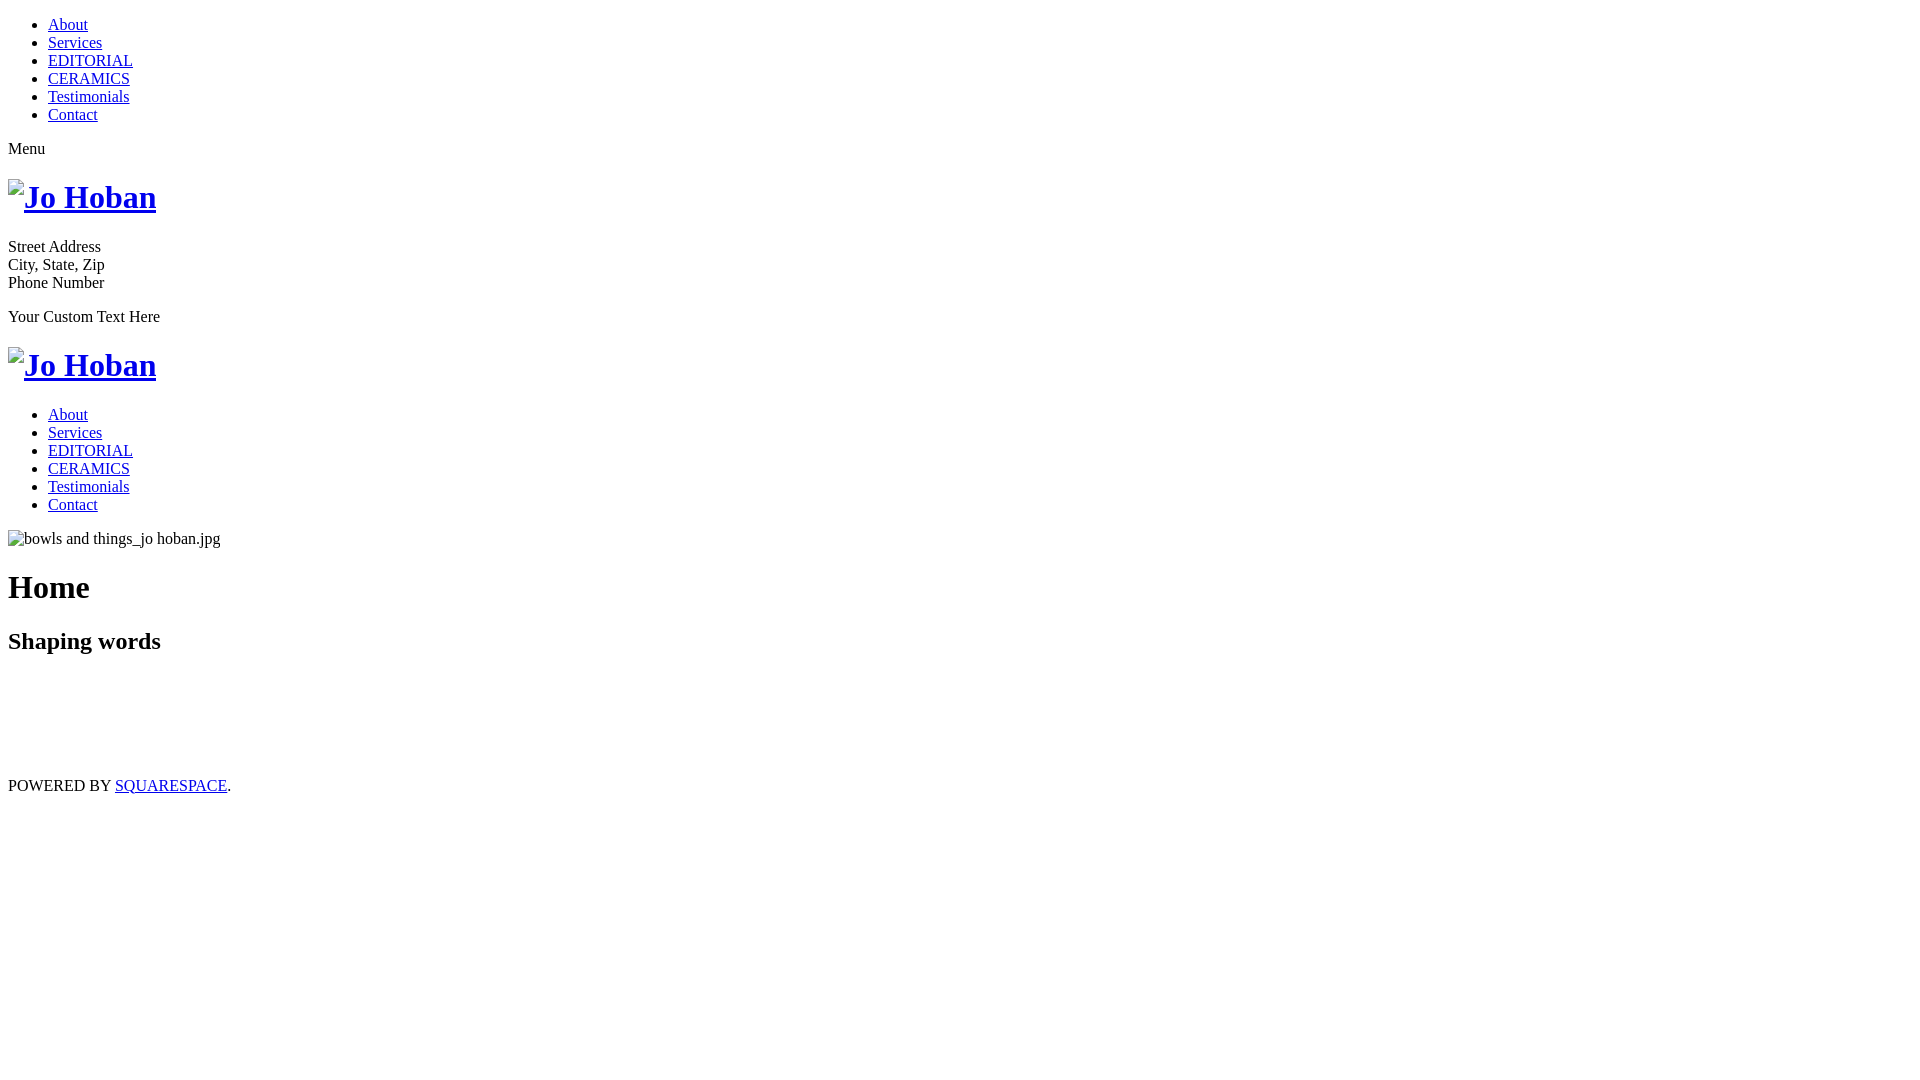 This screenshot has width=1920, height=1080. What do you see at coordinates (72, 503) in the screenshot?
I see `'Contact'` at bounding box center [72, 503].